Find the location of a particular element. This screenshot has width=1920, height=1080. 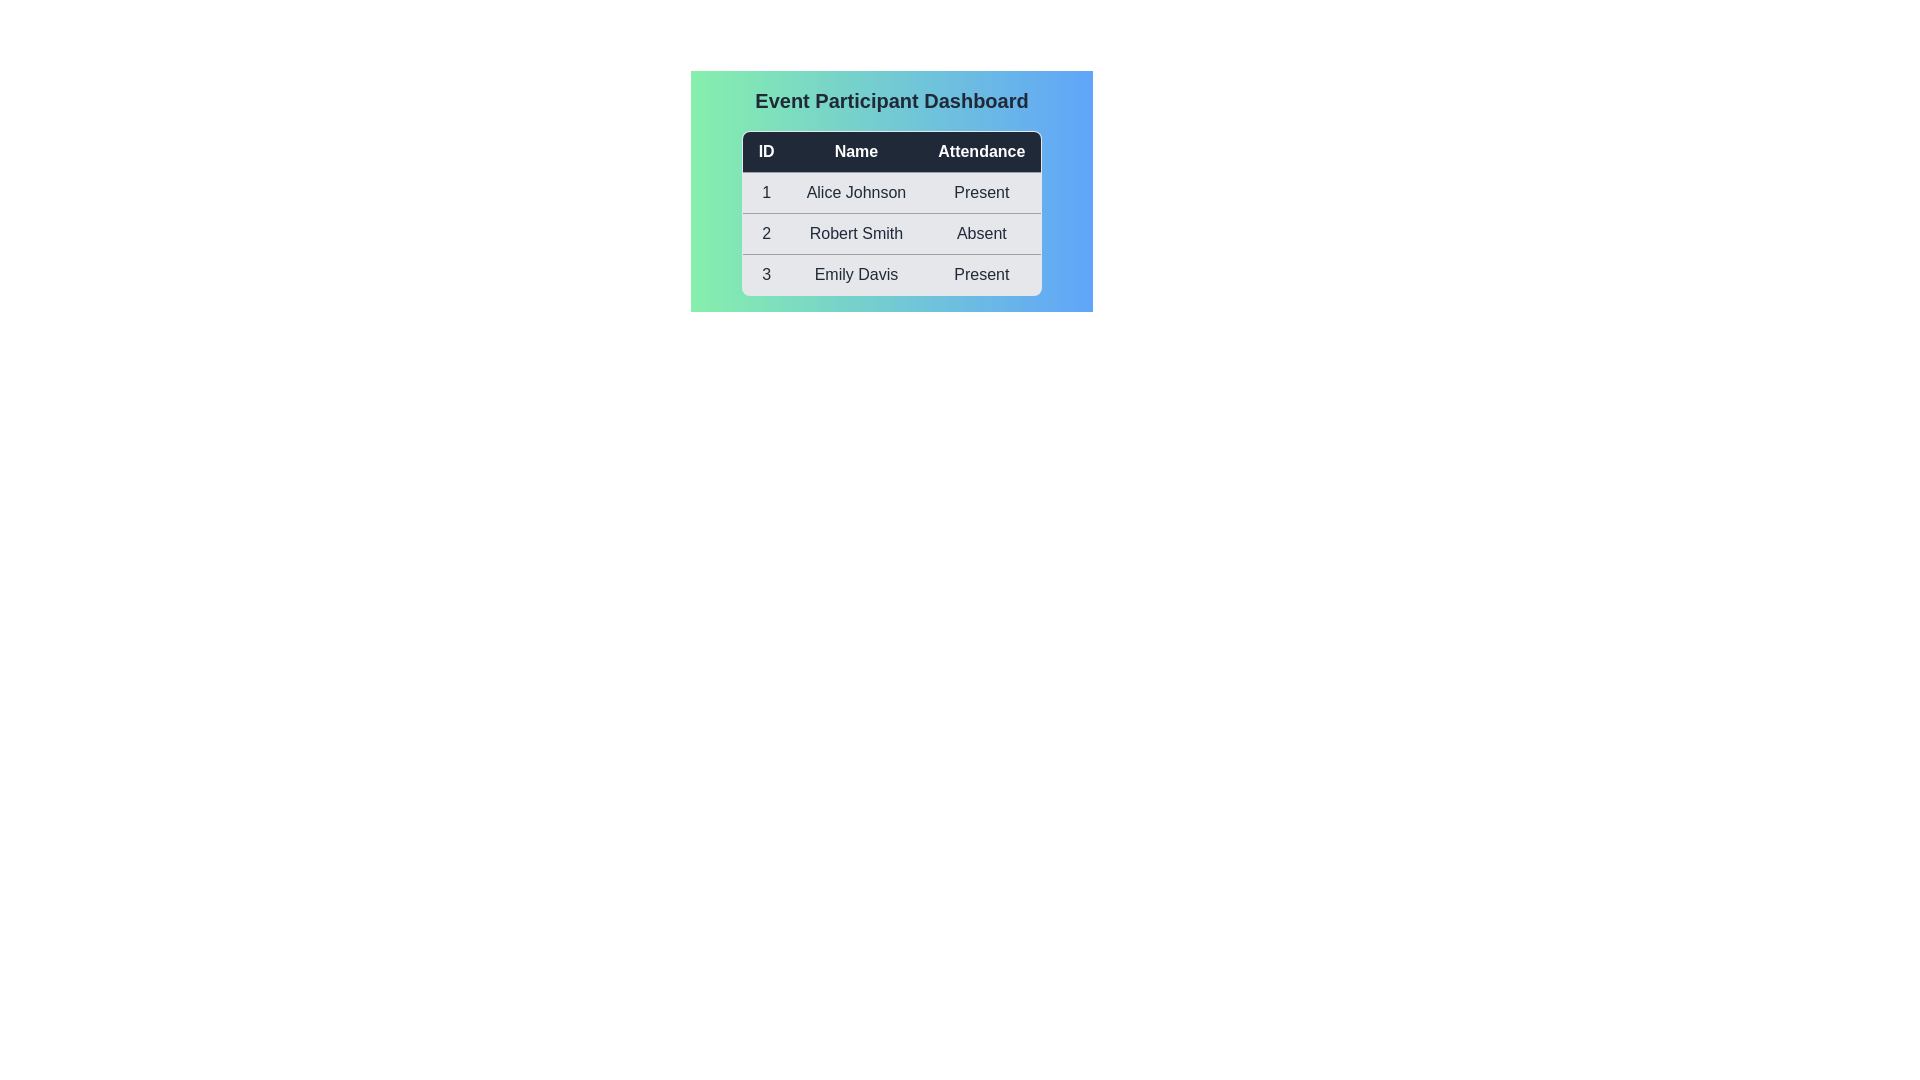

the text label displaying 'Present' in the Attendance column of the table is located at coordinates (982, 192).